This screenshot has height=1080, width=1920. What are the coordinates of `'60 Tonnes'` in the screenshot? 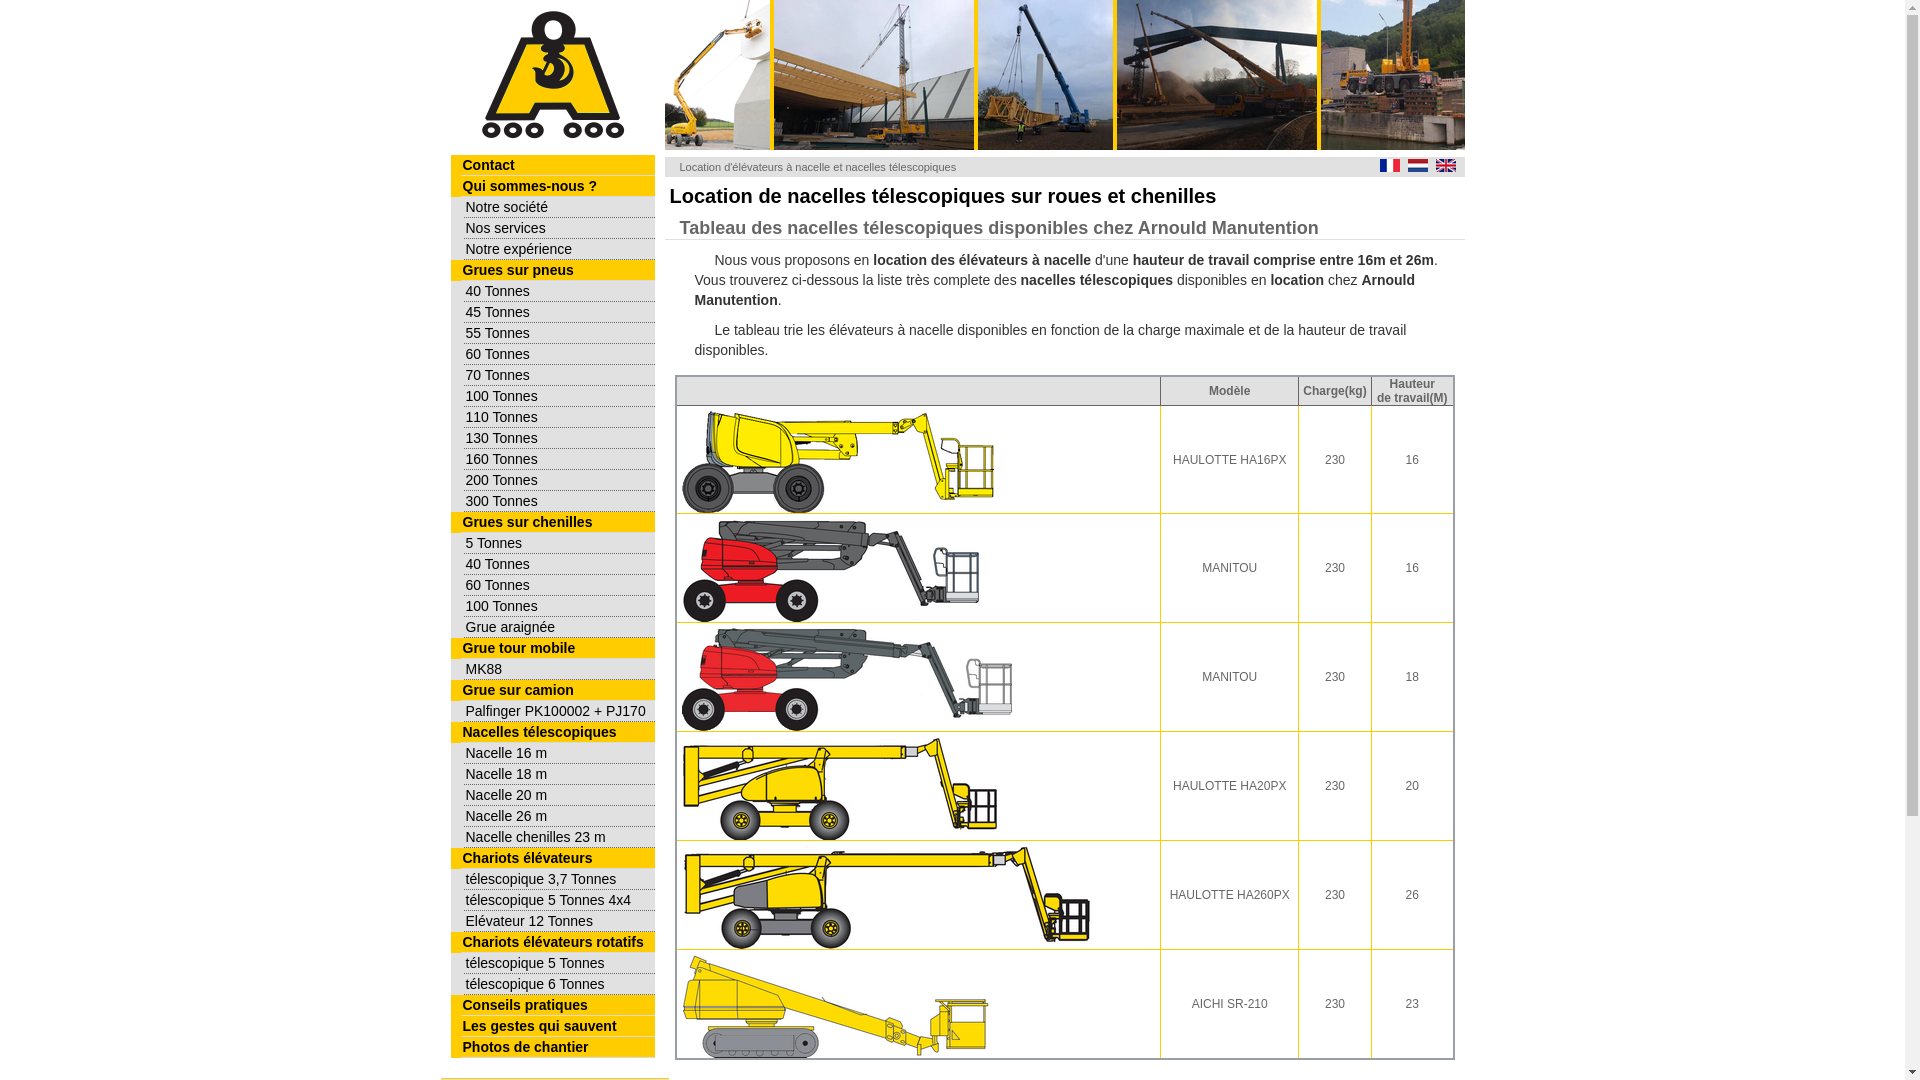 It's located at (559, 353).